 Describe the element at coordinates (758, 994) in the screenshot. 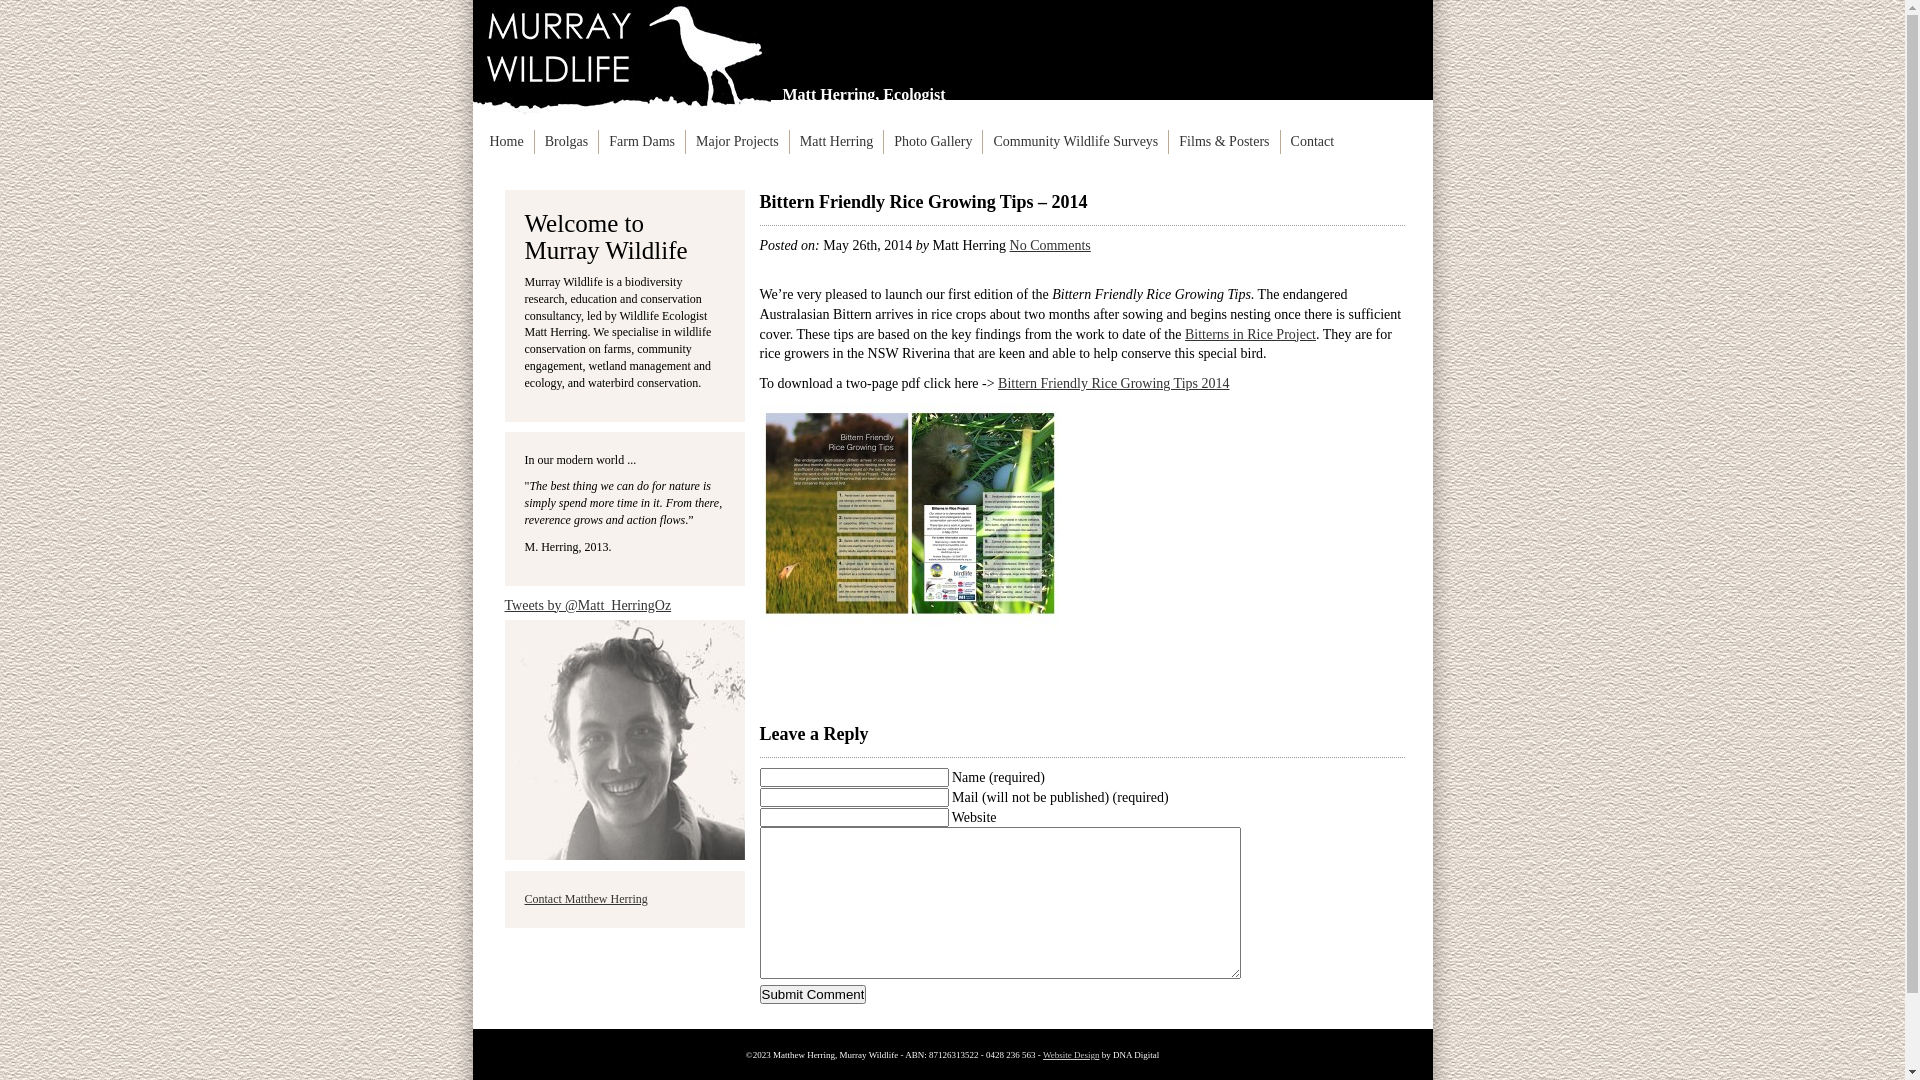

I see `'Submit Comment'` at that location.